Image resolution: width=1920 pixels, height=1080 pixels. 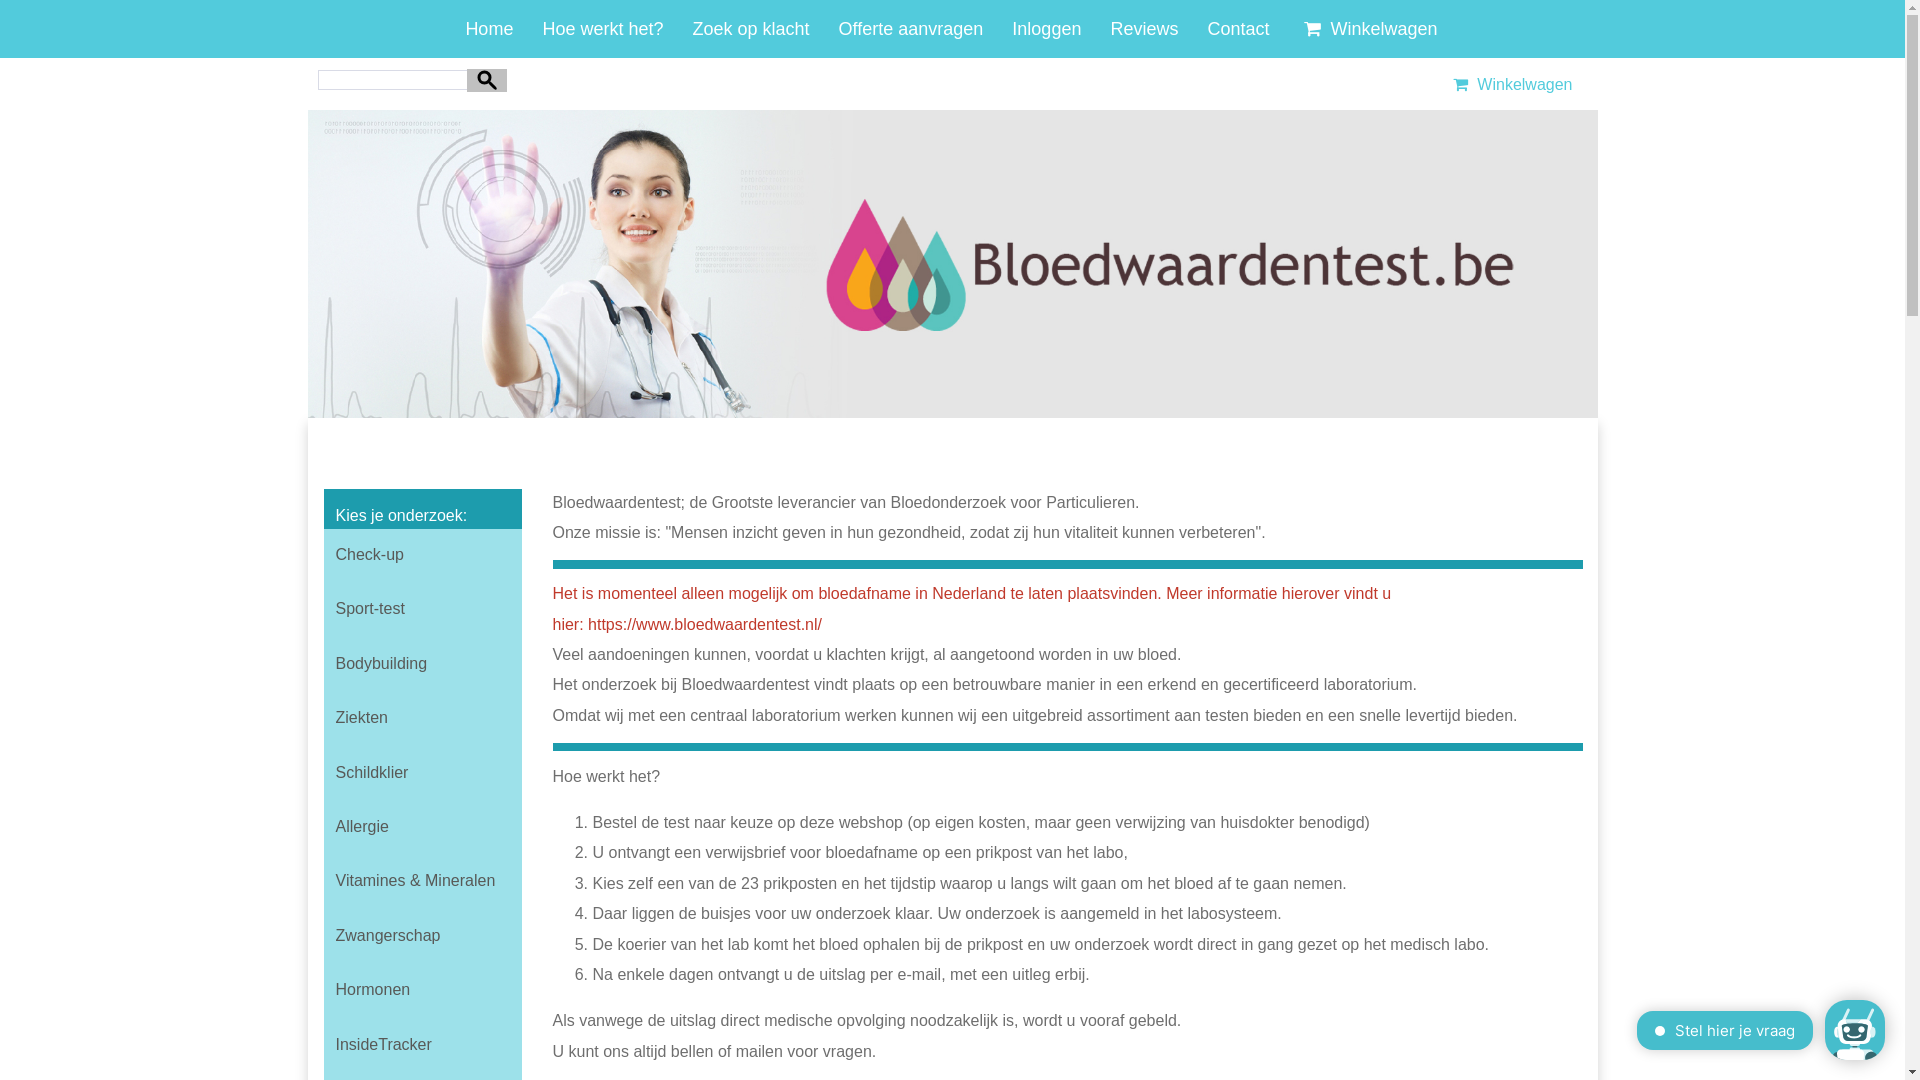 What do you see at coordinates (421, 608) in the screenshot?
I see `'Sport-test'` at bounding box center [421, 608].